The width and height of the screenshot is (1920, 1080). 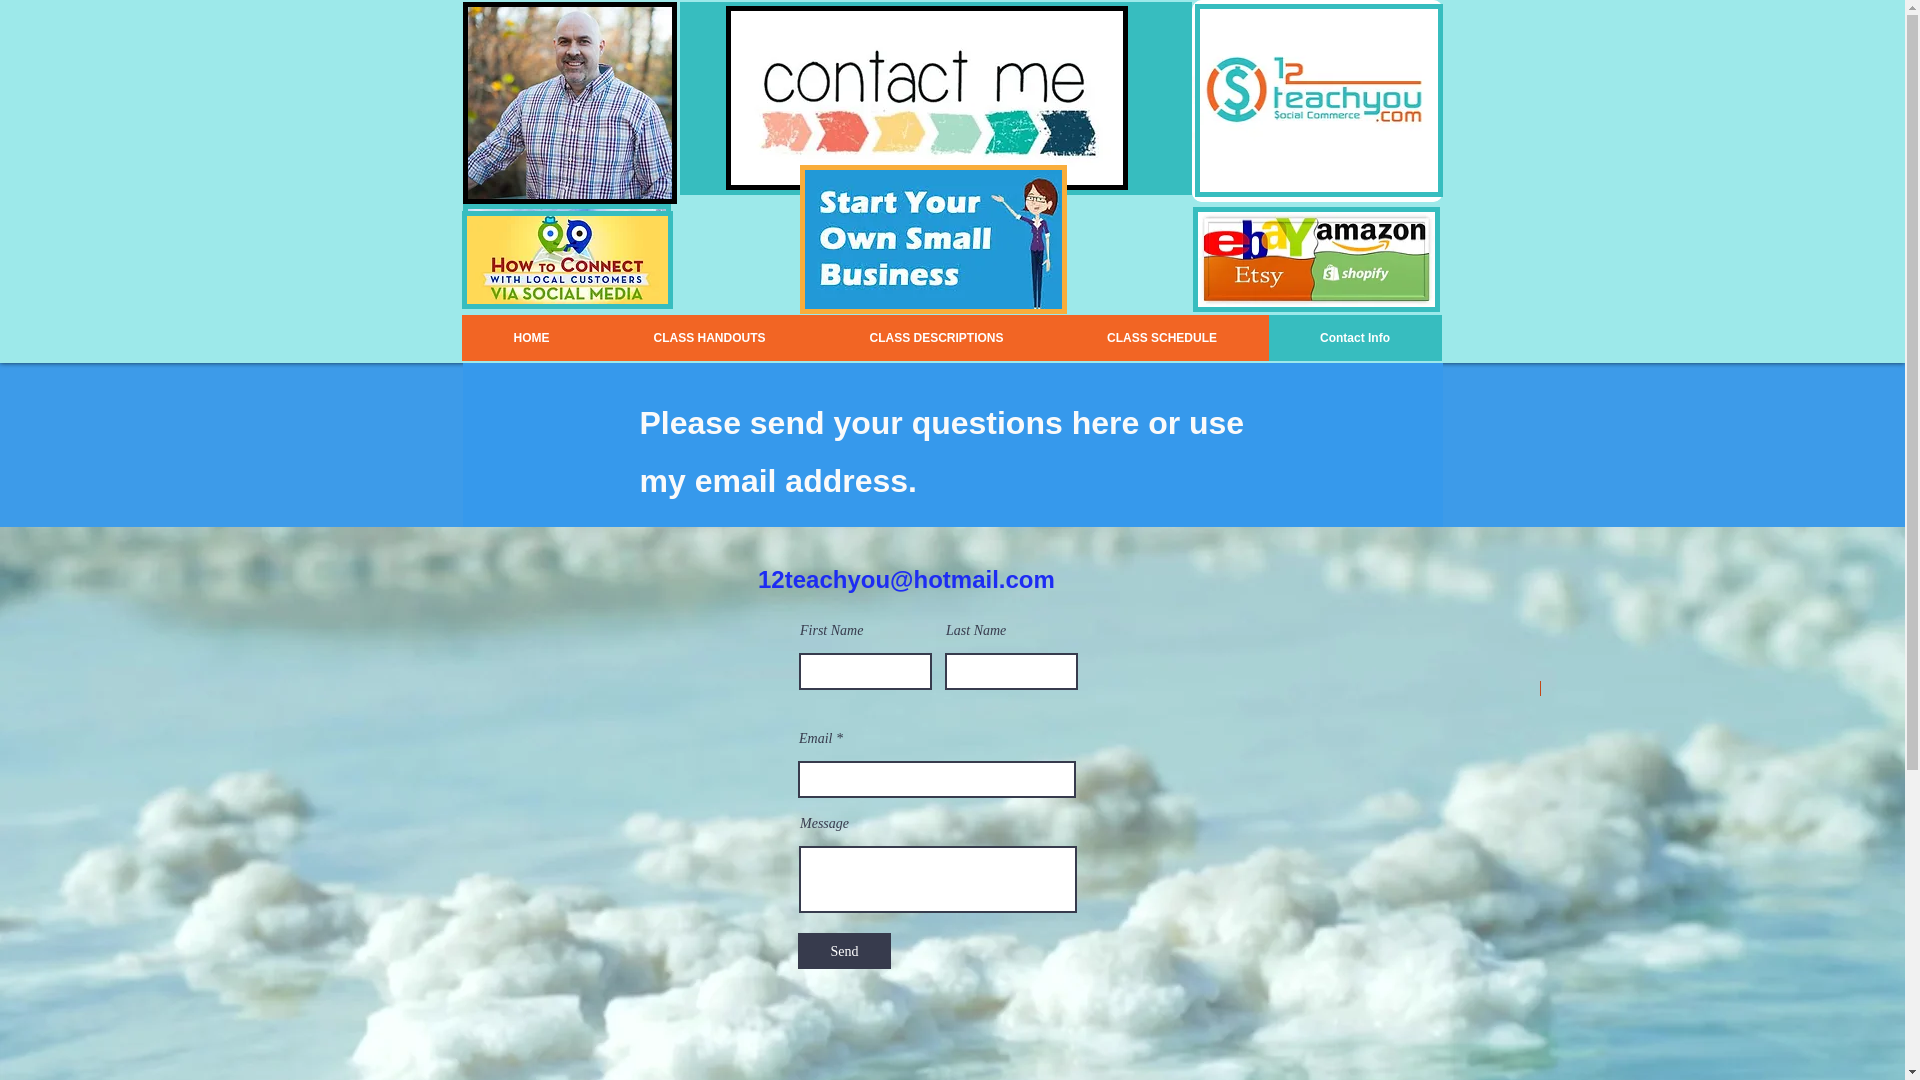 What do you see at coordinates (844, 950) in the screenshot?
I see `'Send'` at bounding box center [844, 950].